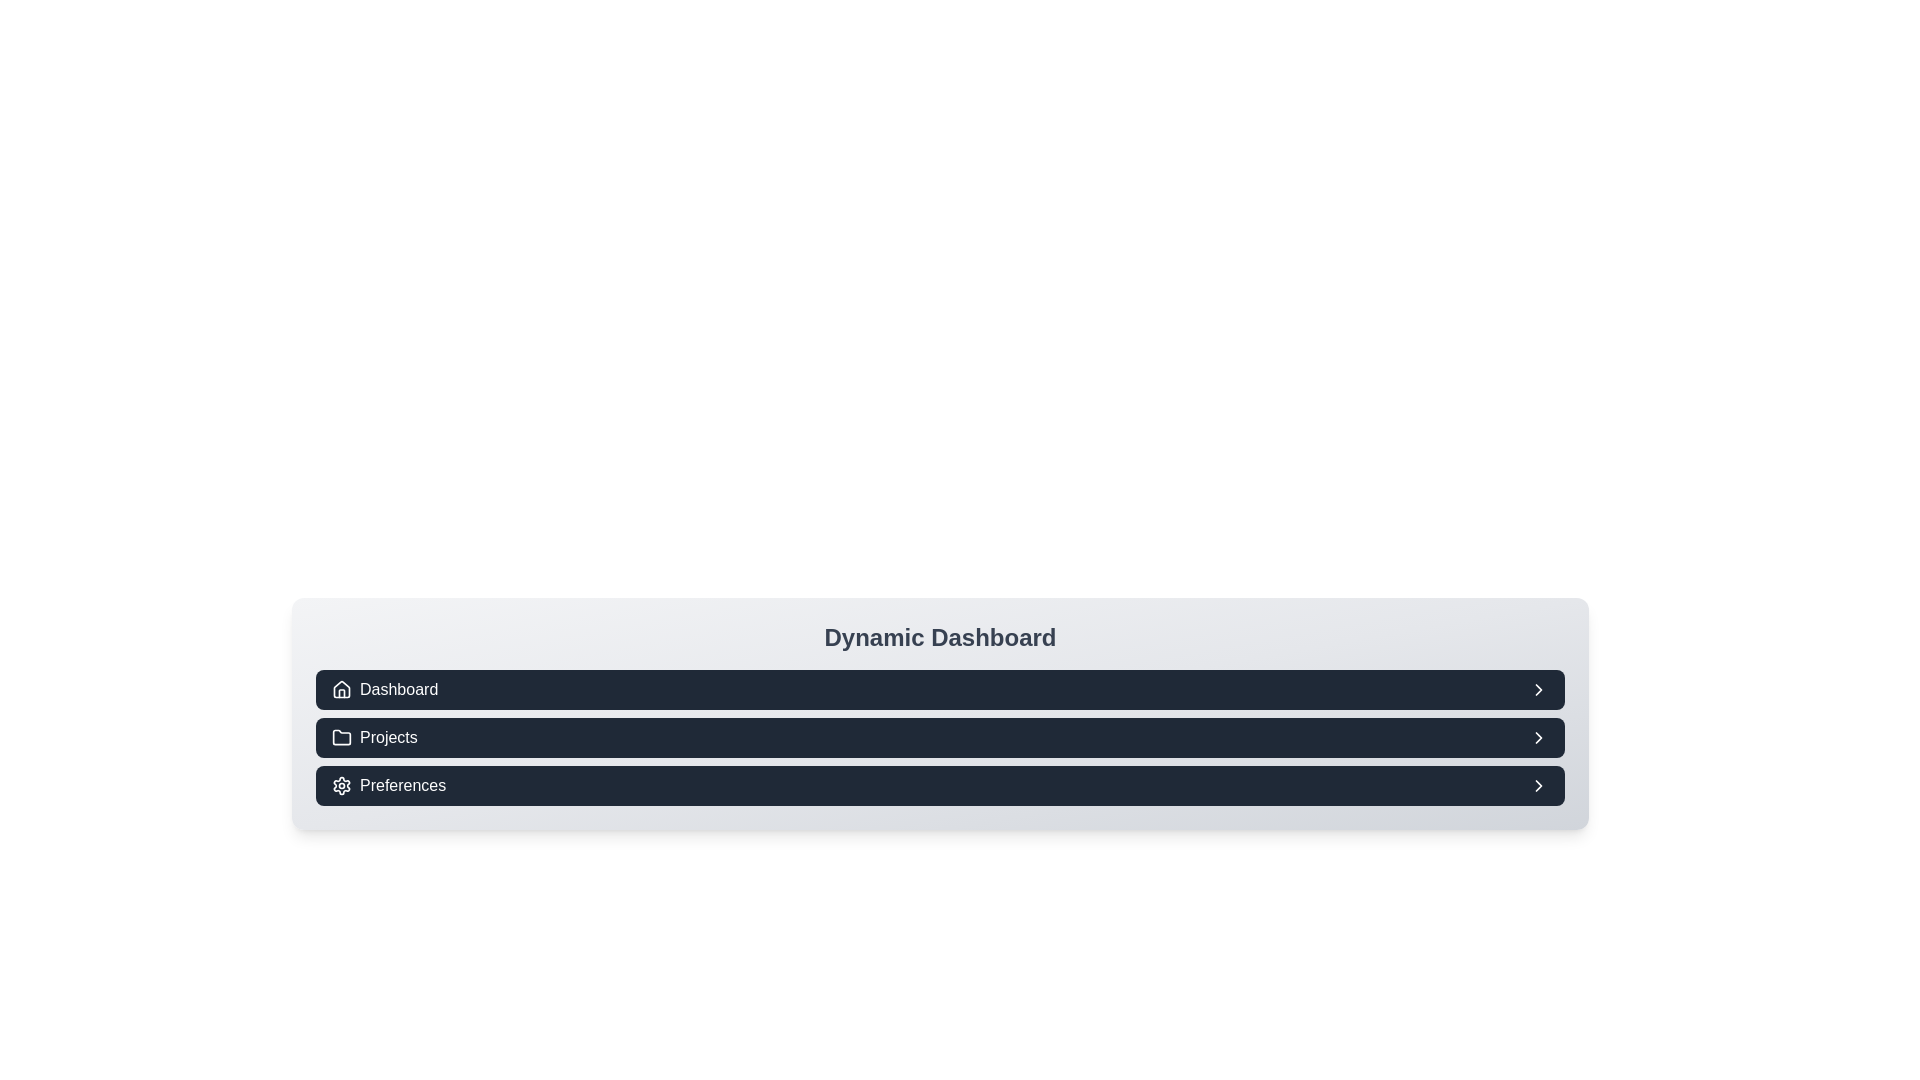  I want to click on the rightward-pointing chevron arrow icon located in the rightmost position of the 'Preferences' menu row, so click(1538, 737).